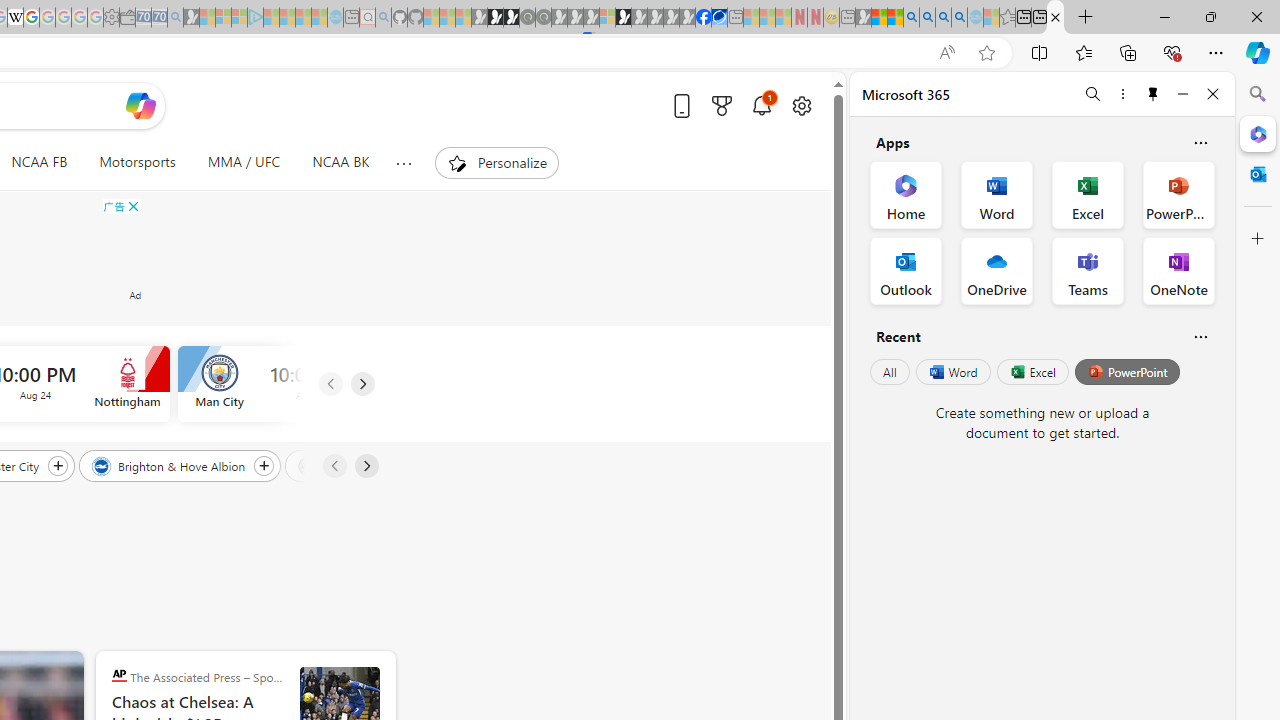 Image resolution: width=1280 pixels, height=720 pixels. Describe the element at coordinates (544, 17) in the screenshot. I see `'Future Focus Report 2024 - Sleeping'` at that location.